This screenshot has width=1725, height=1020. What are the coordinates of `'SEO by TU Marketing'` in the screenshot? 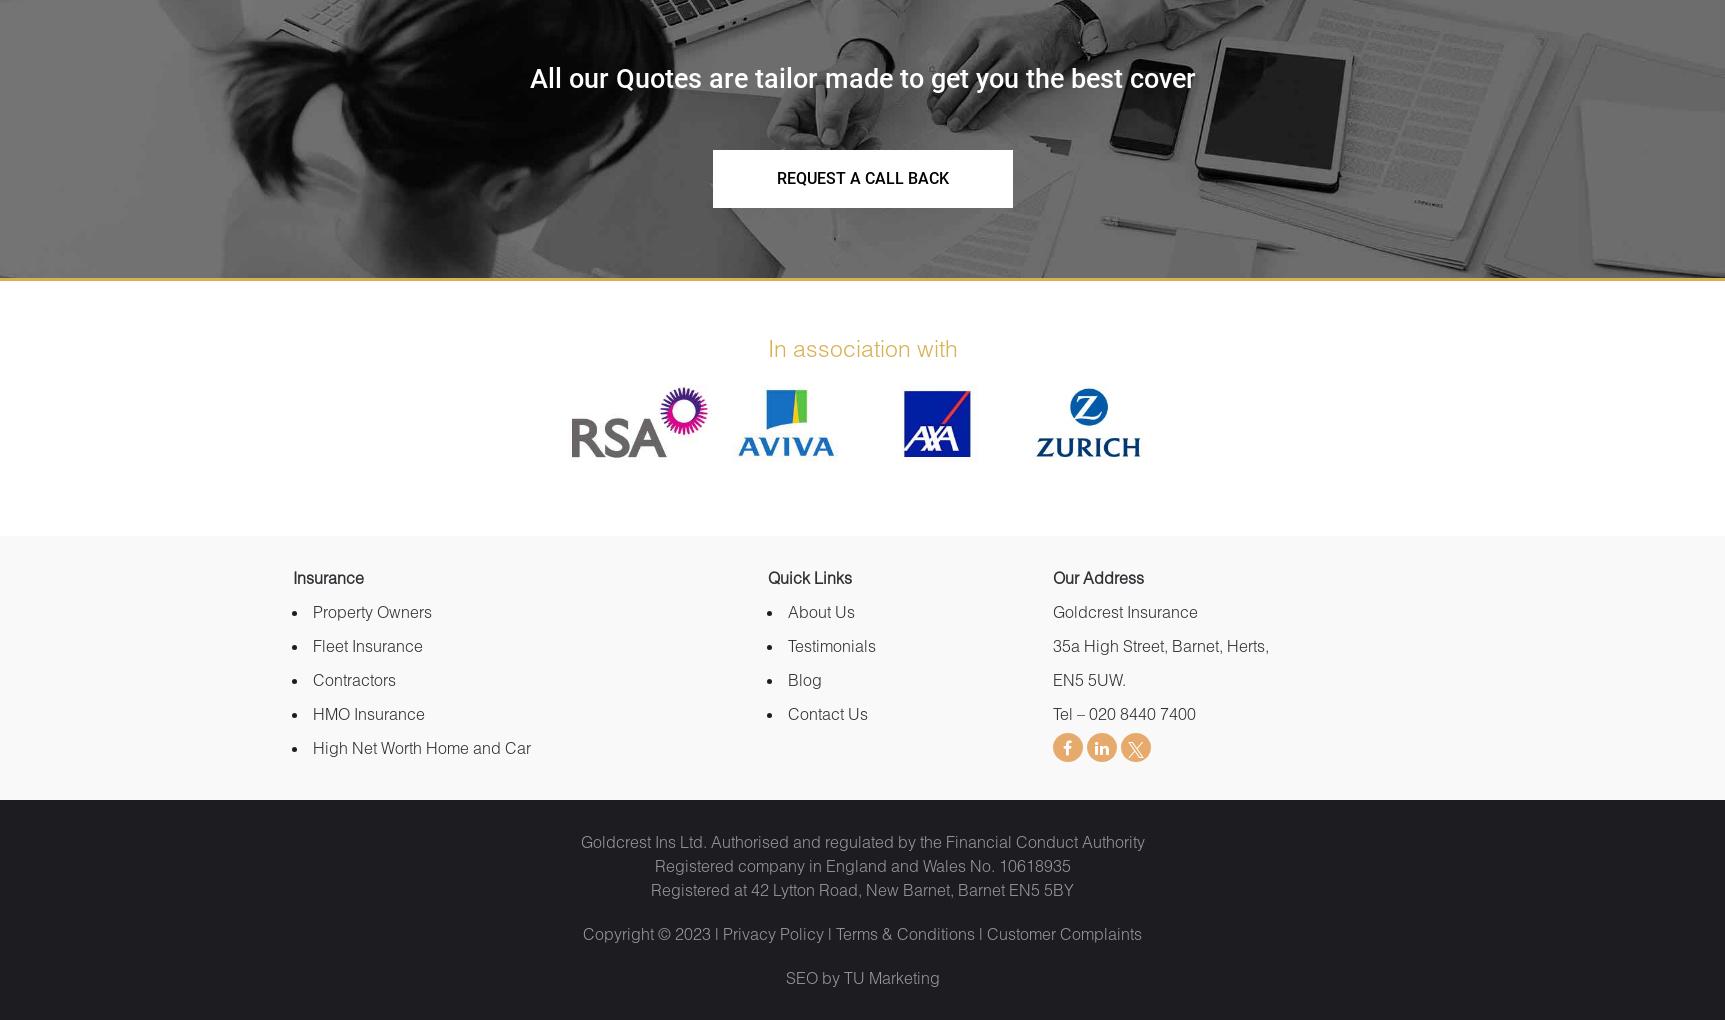 It's located at (861, 976).